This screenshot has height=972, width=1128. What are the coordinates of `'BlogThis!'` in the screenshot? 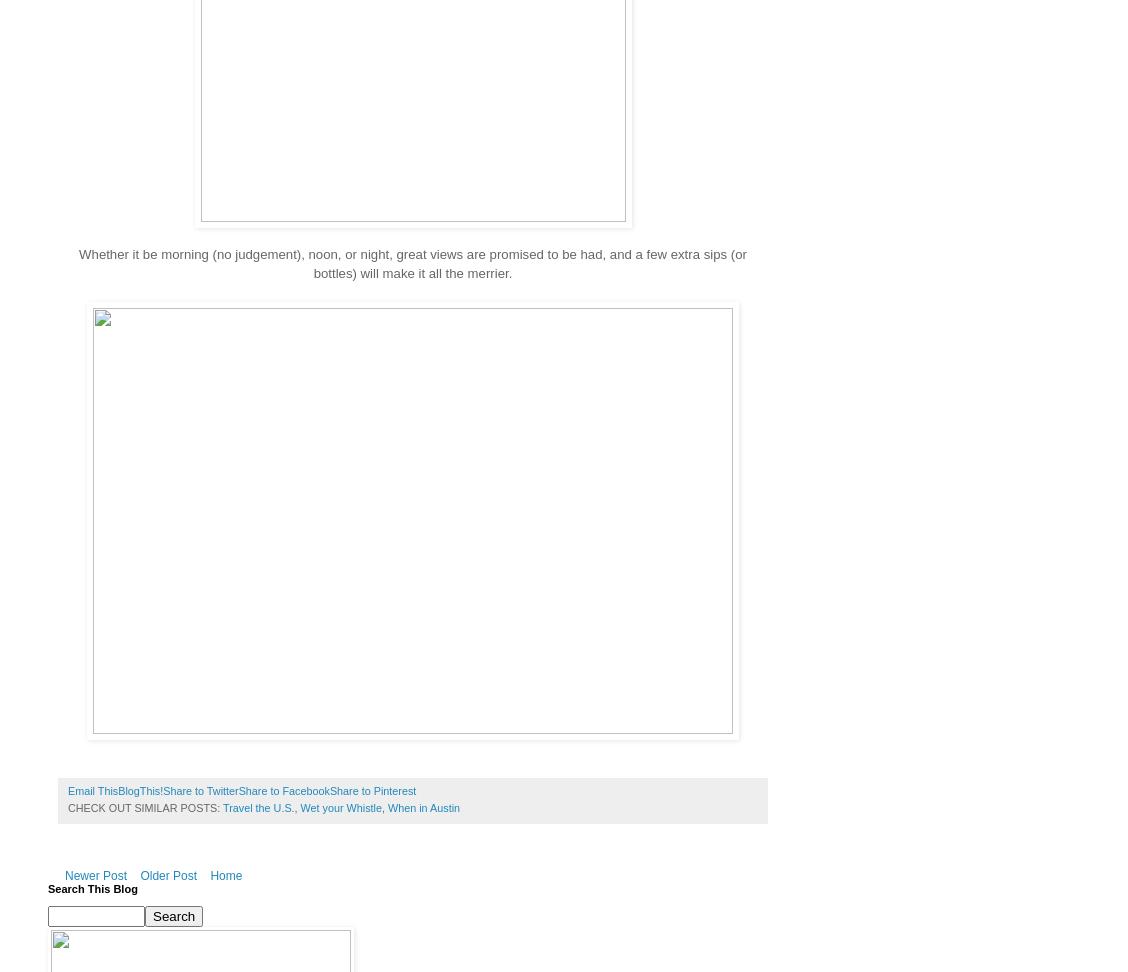 It's located at (117, 790).